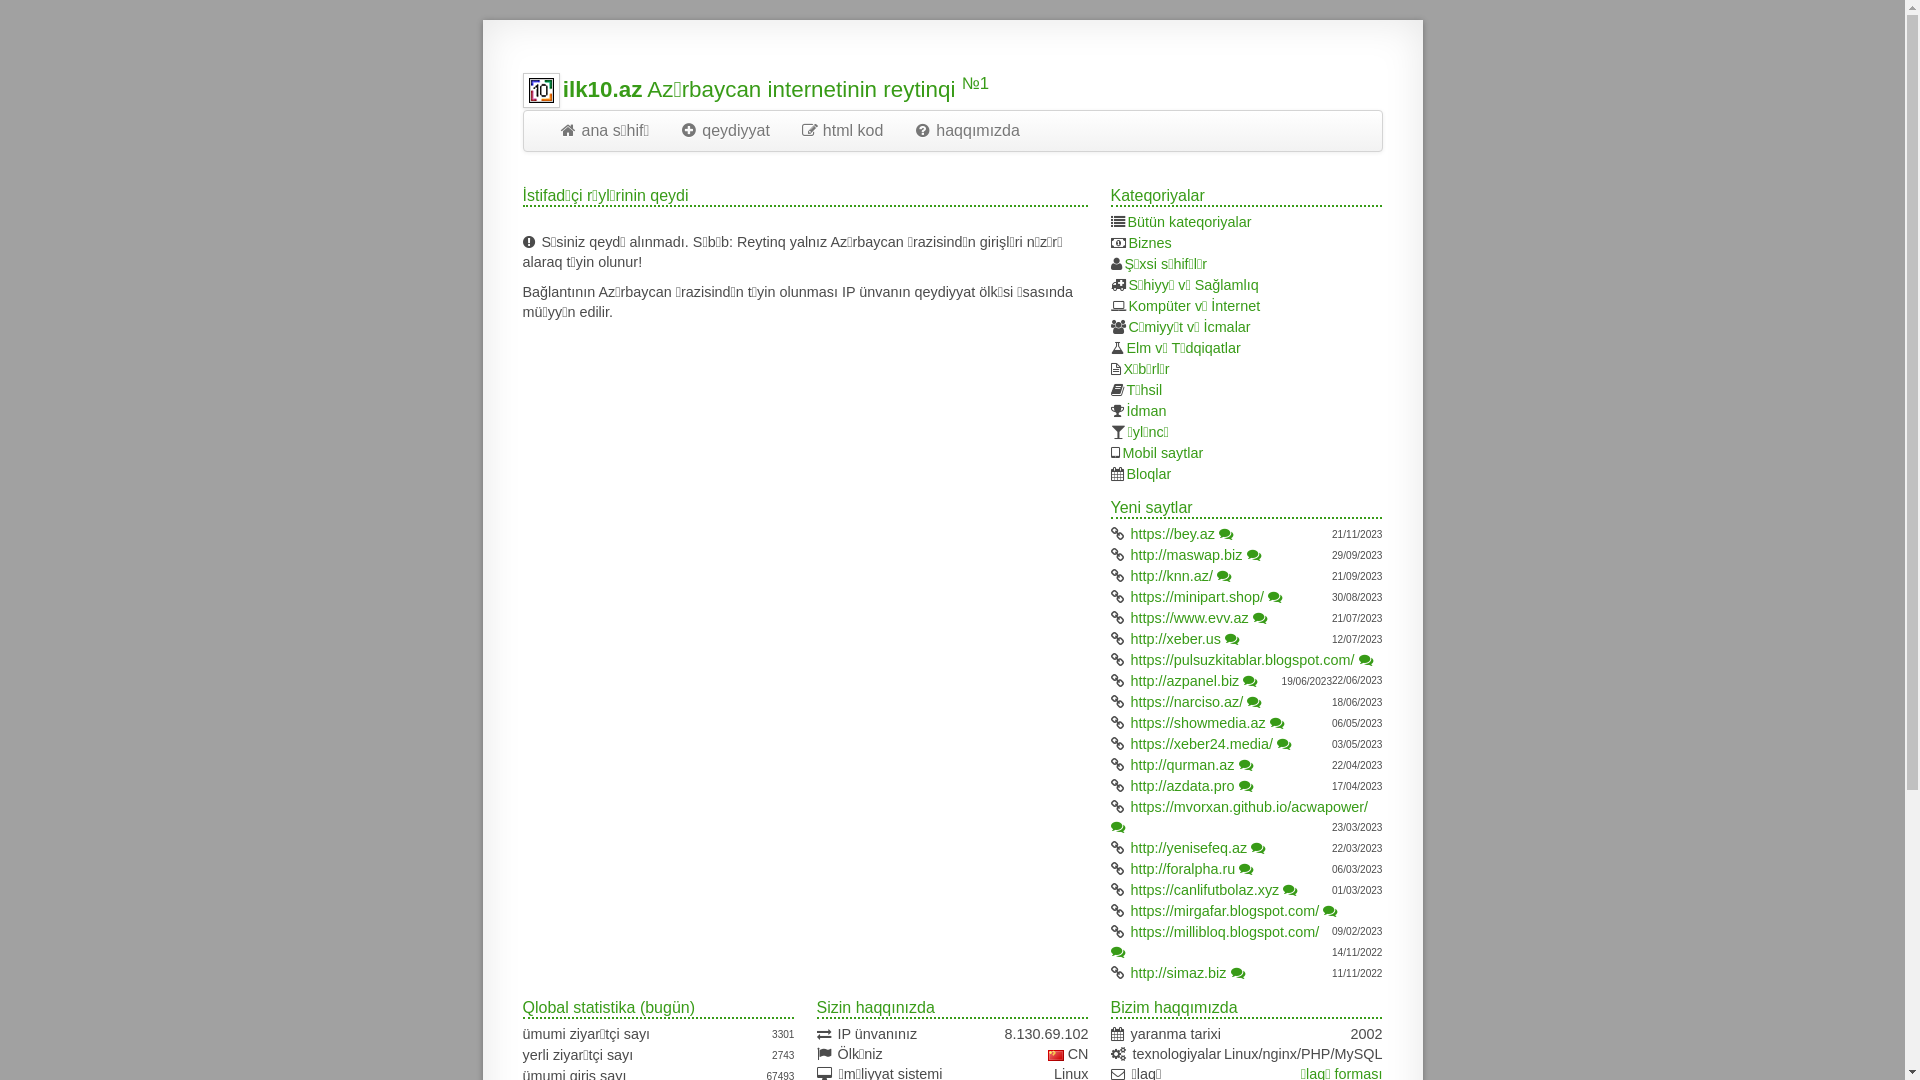 The height and width of the screenshot is (1080, 1920). Describe the element at coordinates (841, 131) in the screenshot. I see `'html kod'` at that location.